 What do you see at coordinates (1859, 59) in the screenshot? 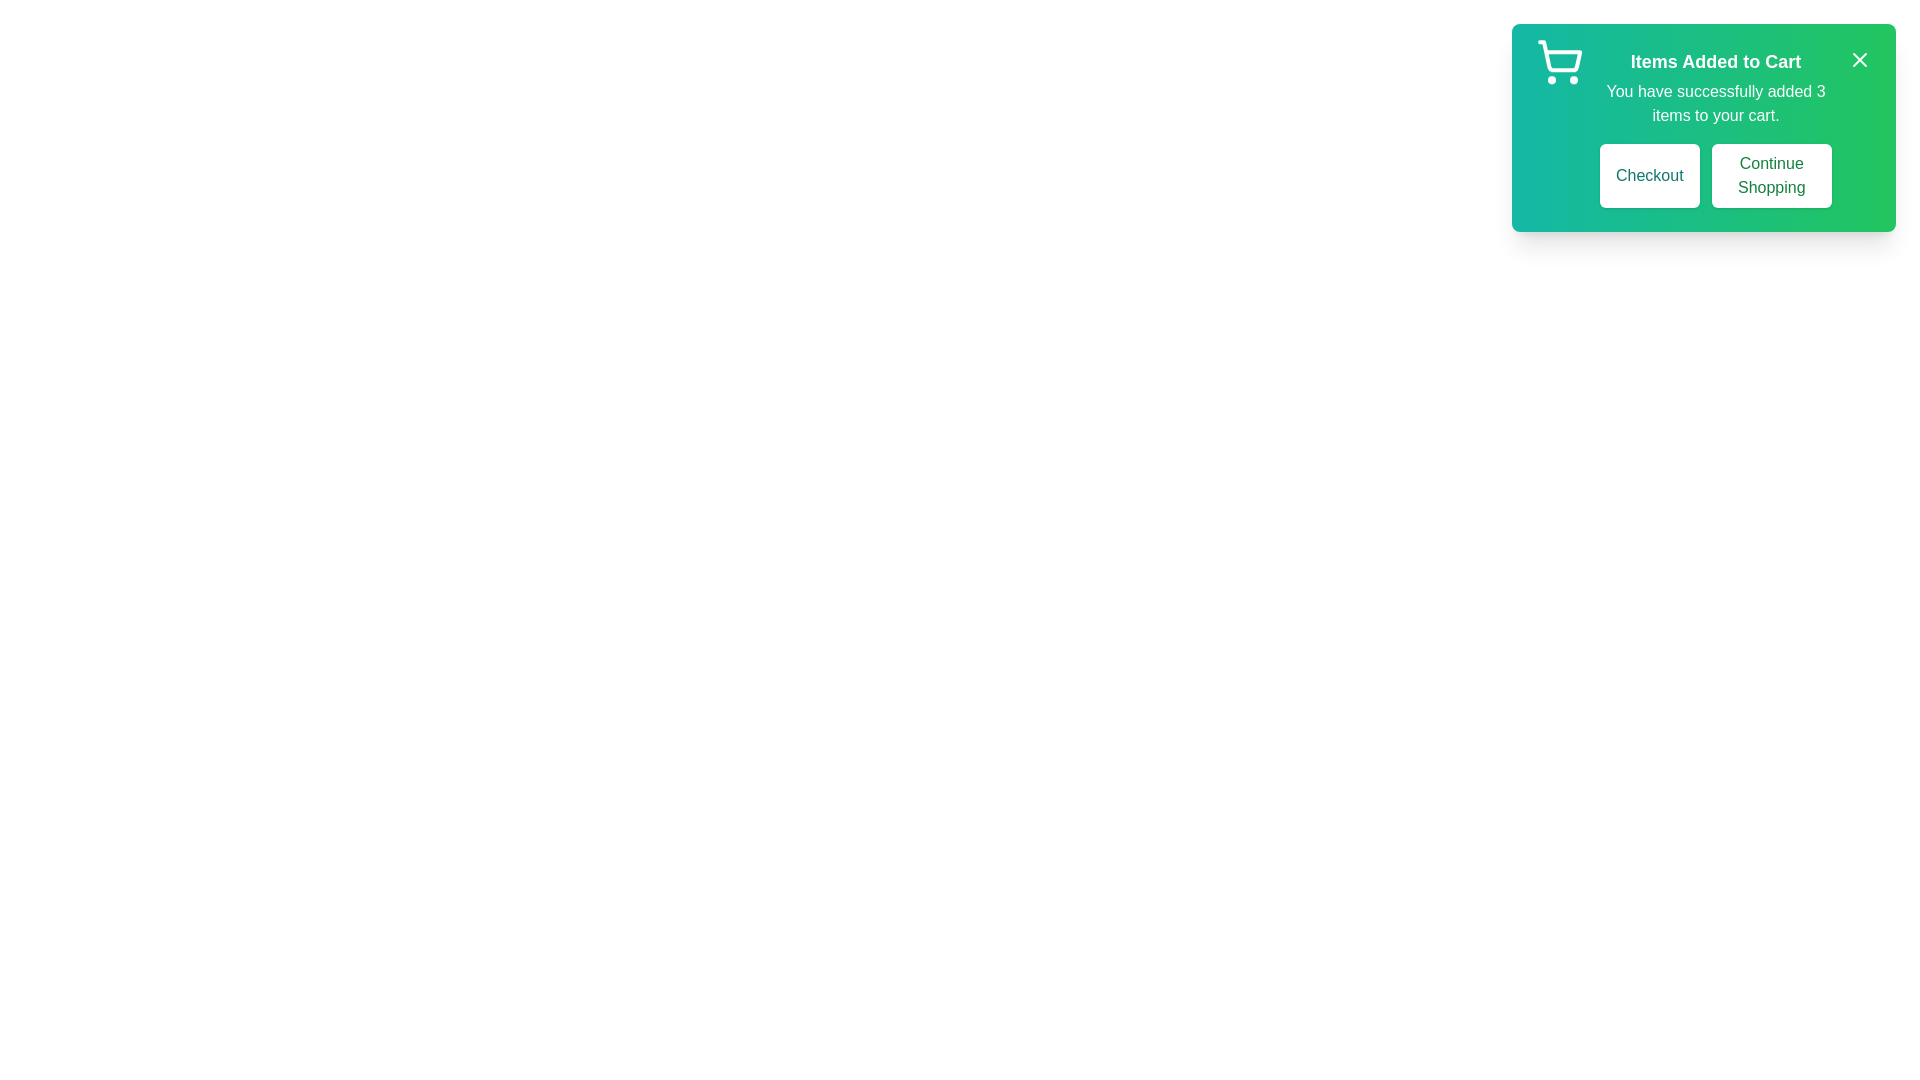
I see `the close icon to dismiss the notification` at bounding box center [1859, 59].